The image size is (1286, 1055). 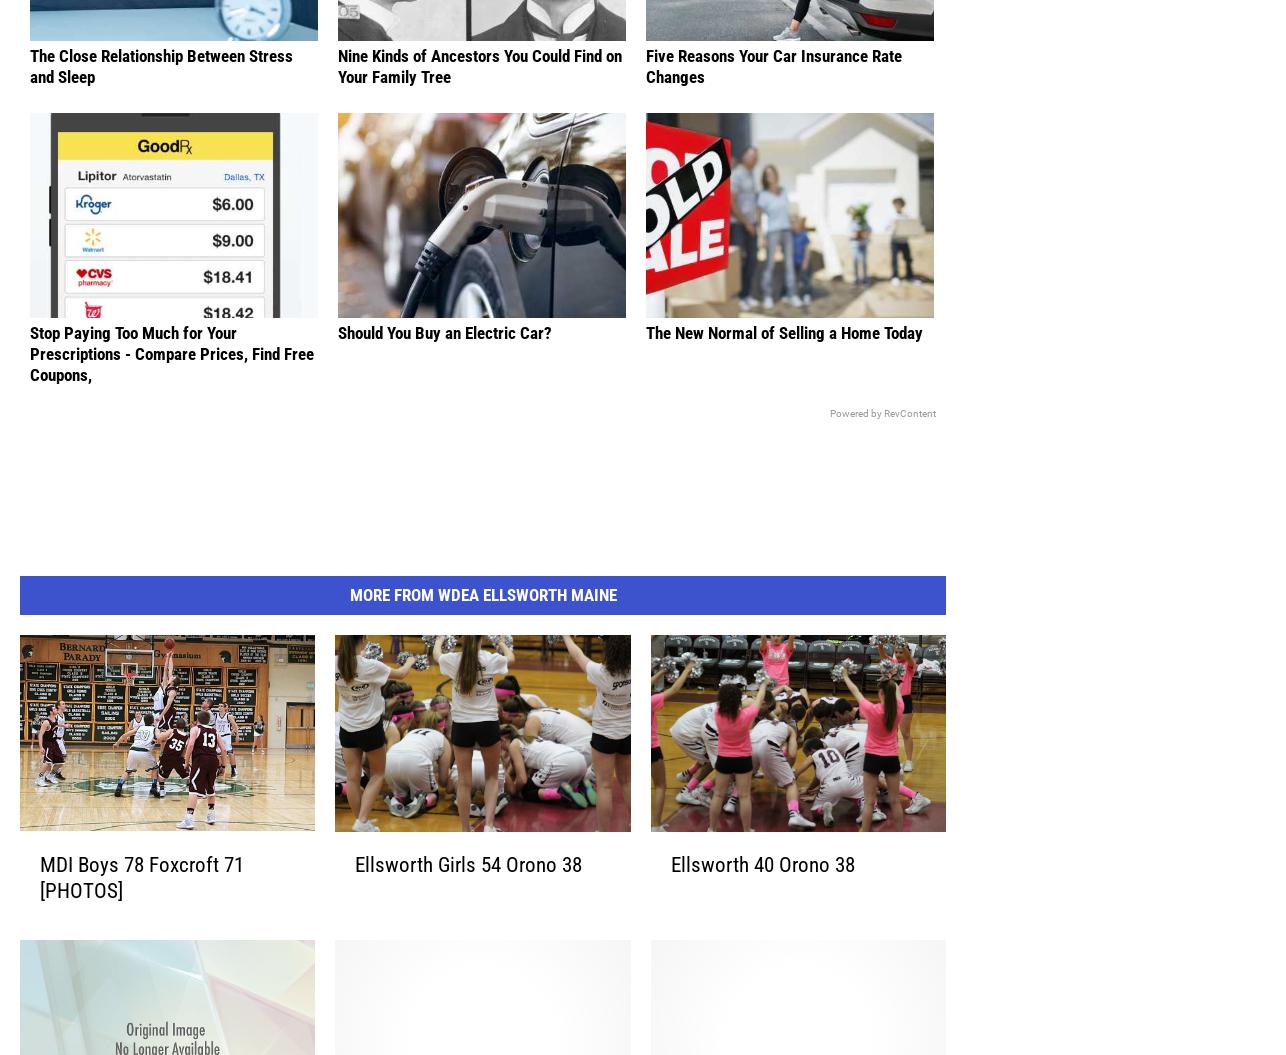 I want to click on 'Ellsworth 40 Orono 38', so click(x=761, y=895).